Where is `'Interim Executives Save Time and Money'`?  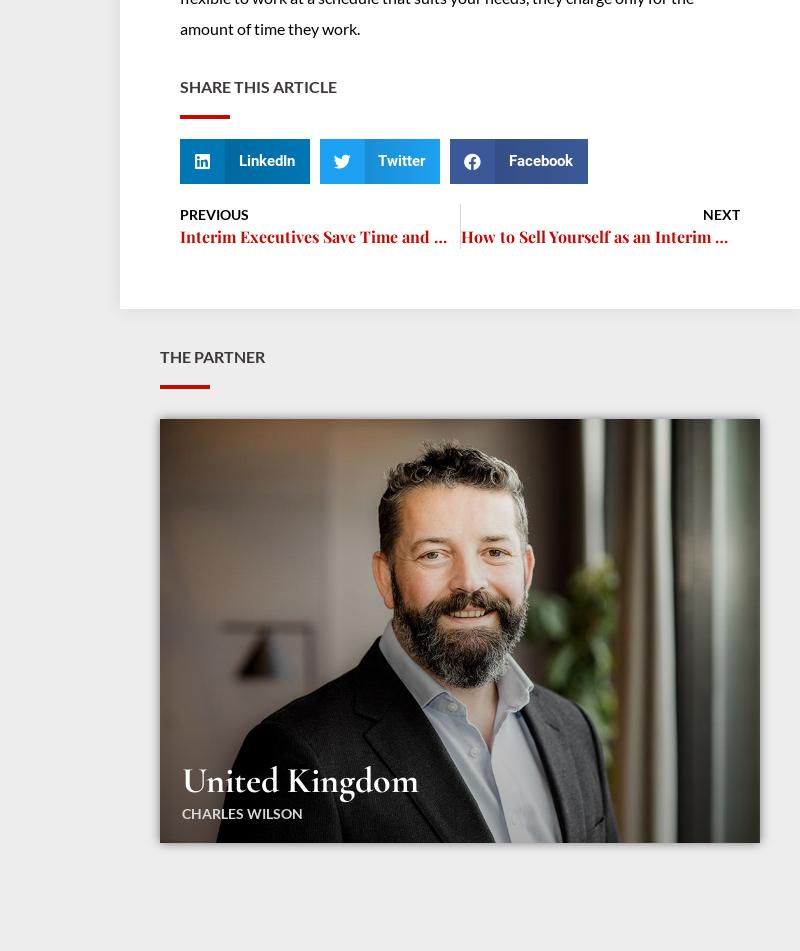 'Interim Executives Save Time and Money' is located at coordinates (331, 235).